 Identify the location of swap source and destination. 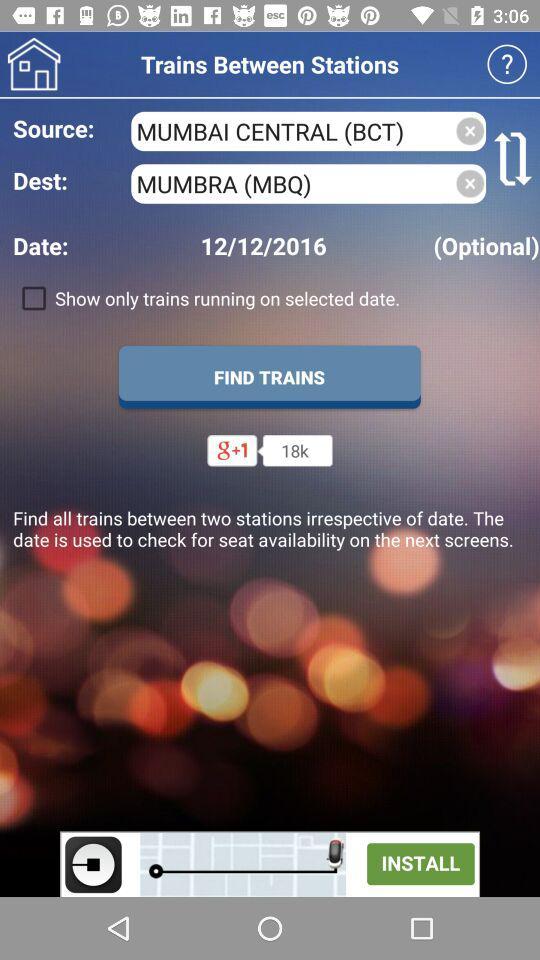
(513, 157).